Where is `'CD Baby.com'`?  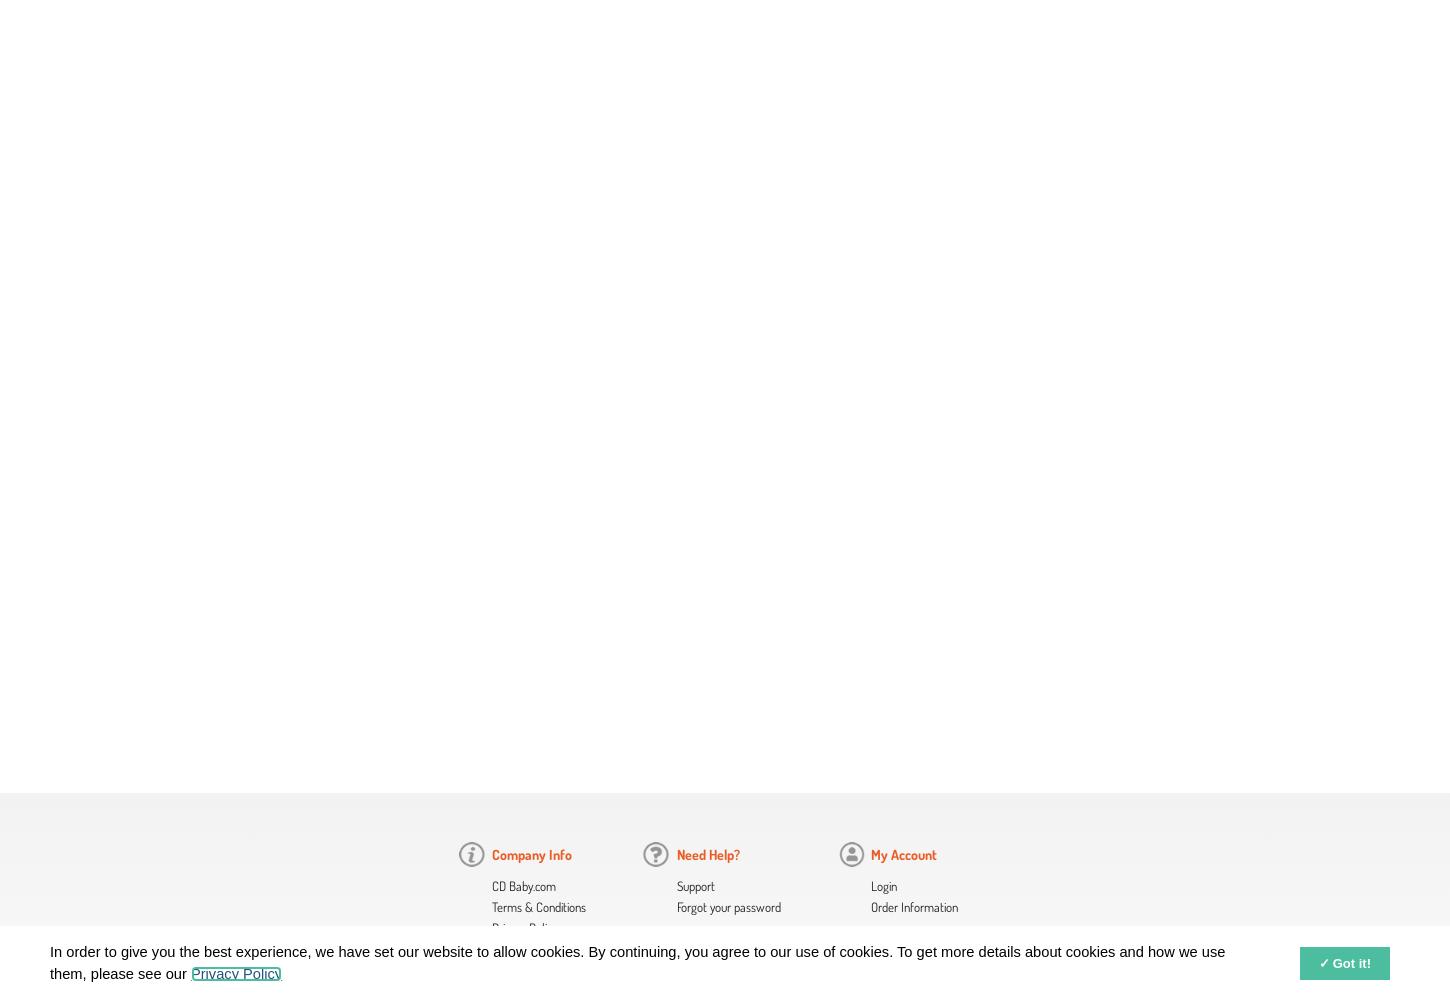
'CD Baby.com' is located at coordinates (491, 886).